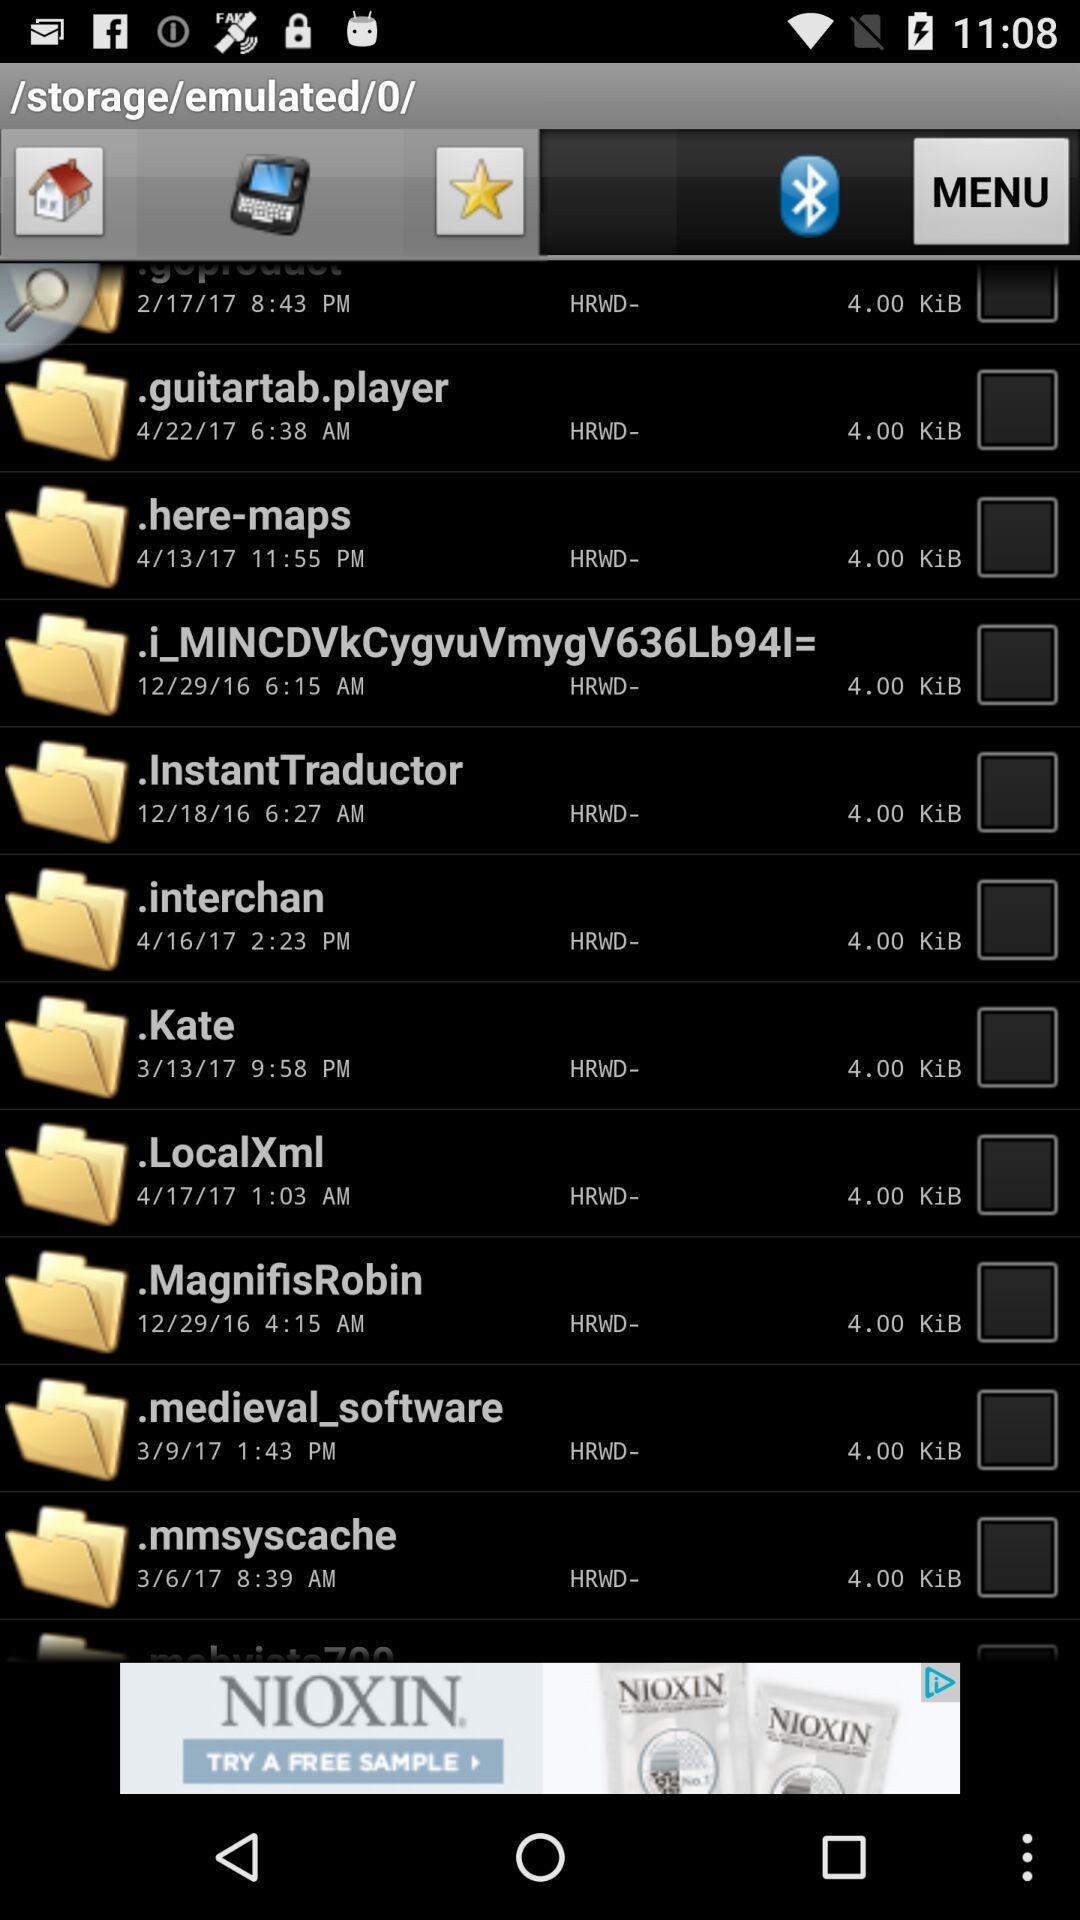  What do you see at coordinates (1023, 407) in the screenshot?
I see `guitartab.player folder` at bounding box center [1023, 407].